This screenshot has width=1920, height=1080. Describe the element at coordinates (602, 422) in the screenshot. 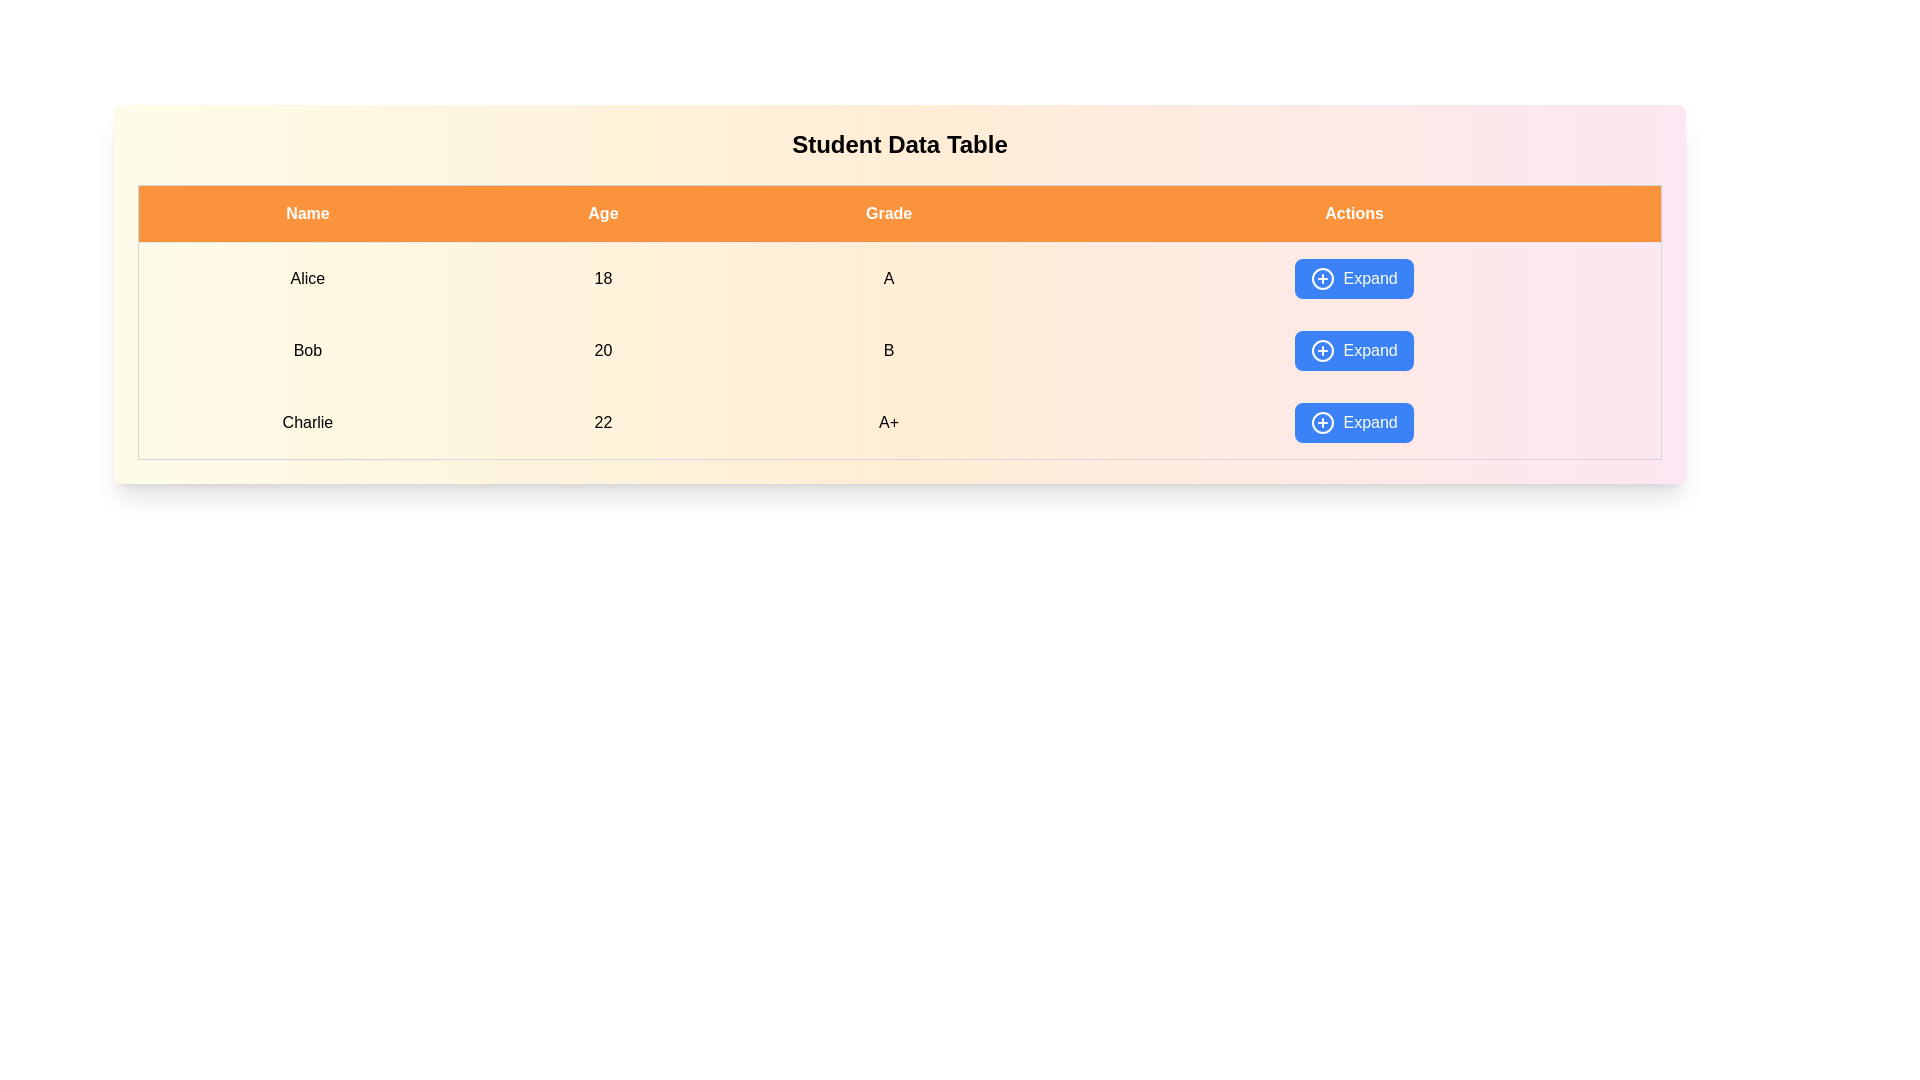

I see `the static text element displaying the numerical value '22' under the 'Age' column for the row labeled 'Charlie' in the 'Student Data Table'` at that location.